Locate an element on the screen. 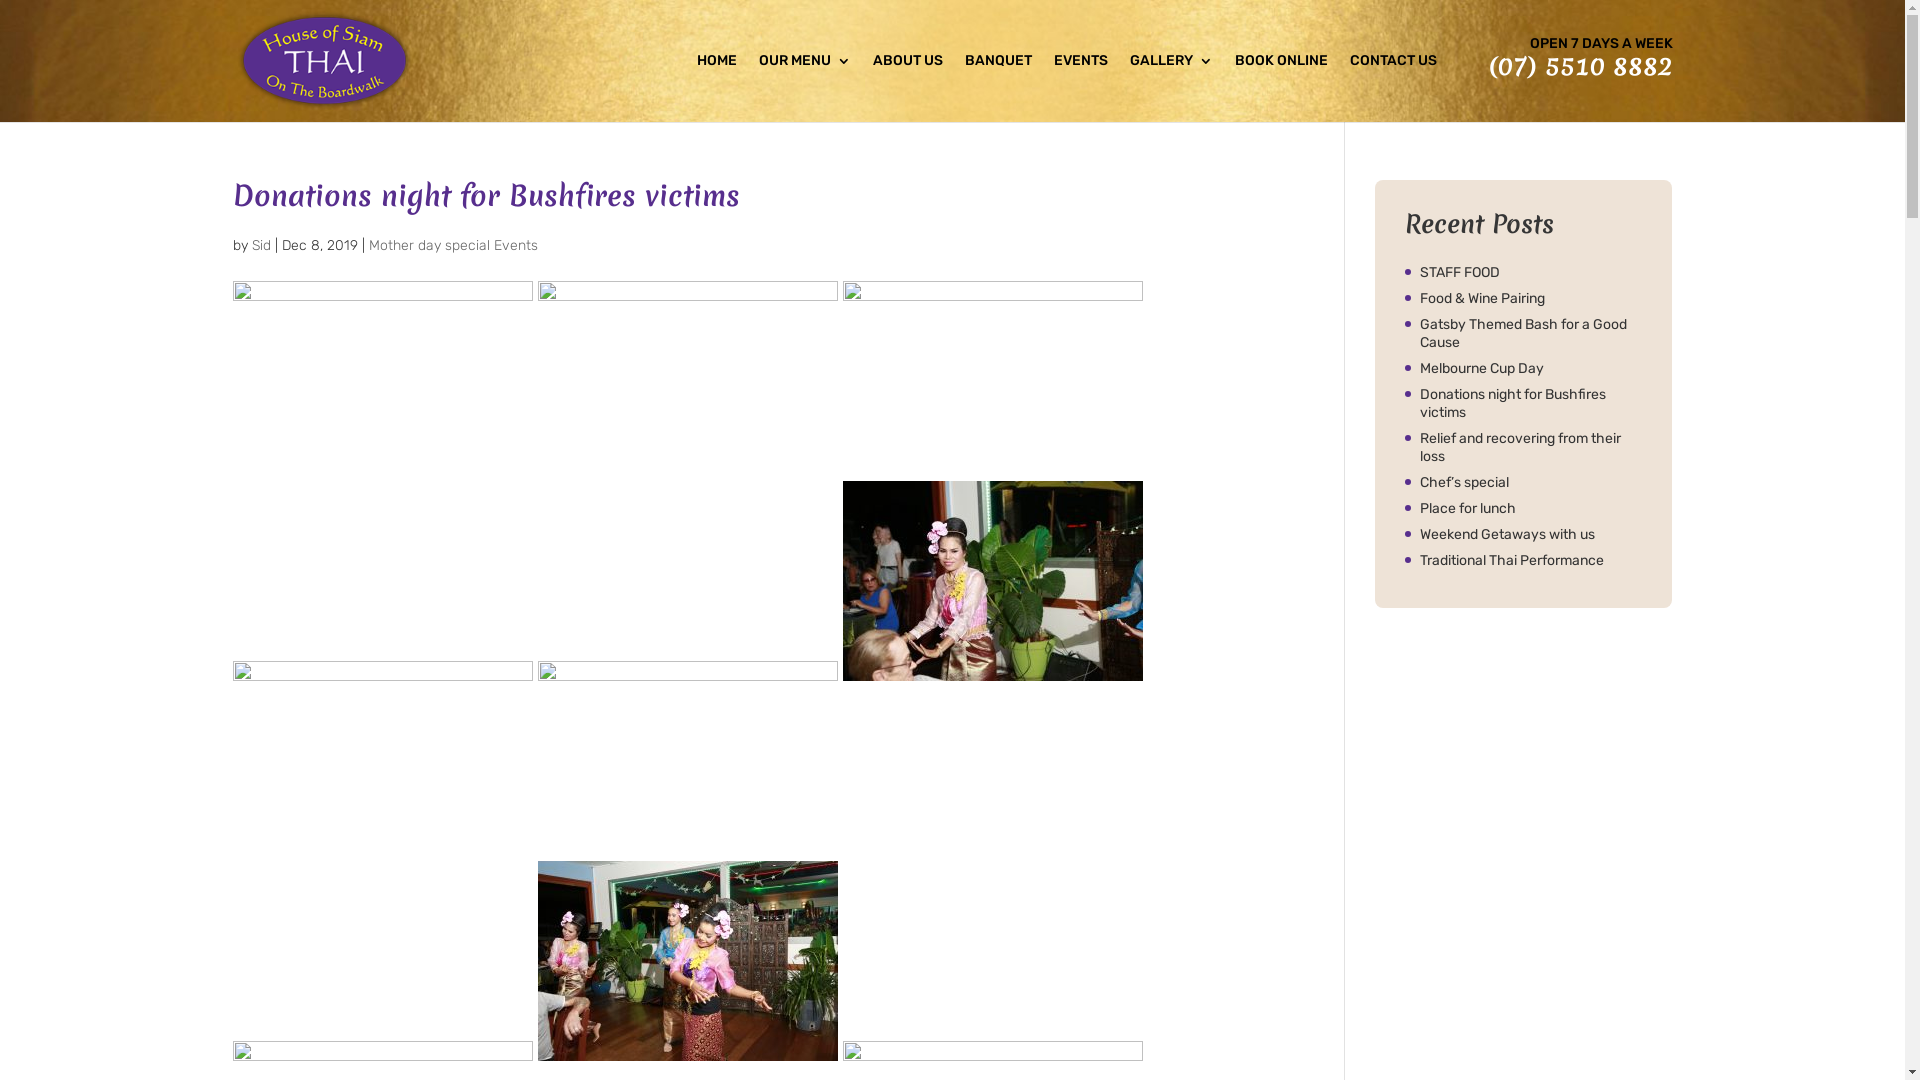 This screenshot has height=1080, width=1920. 'Sid' is located at coordinates (251, 244).